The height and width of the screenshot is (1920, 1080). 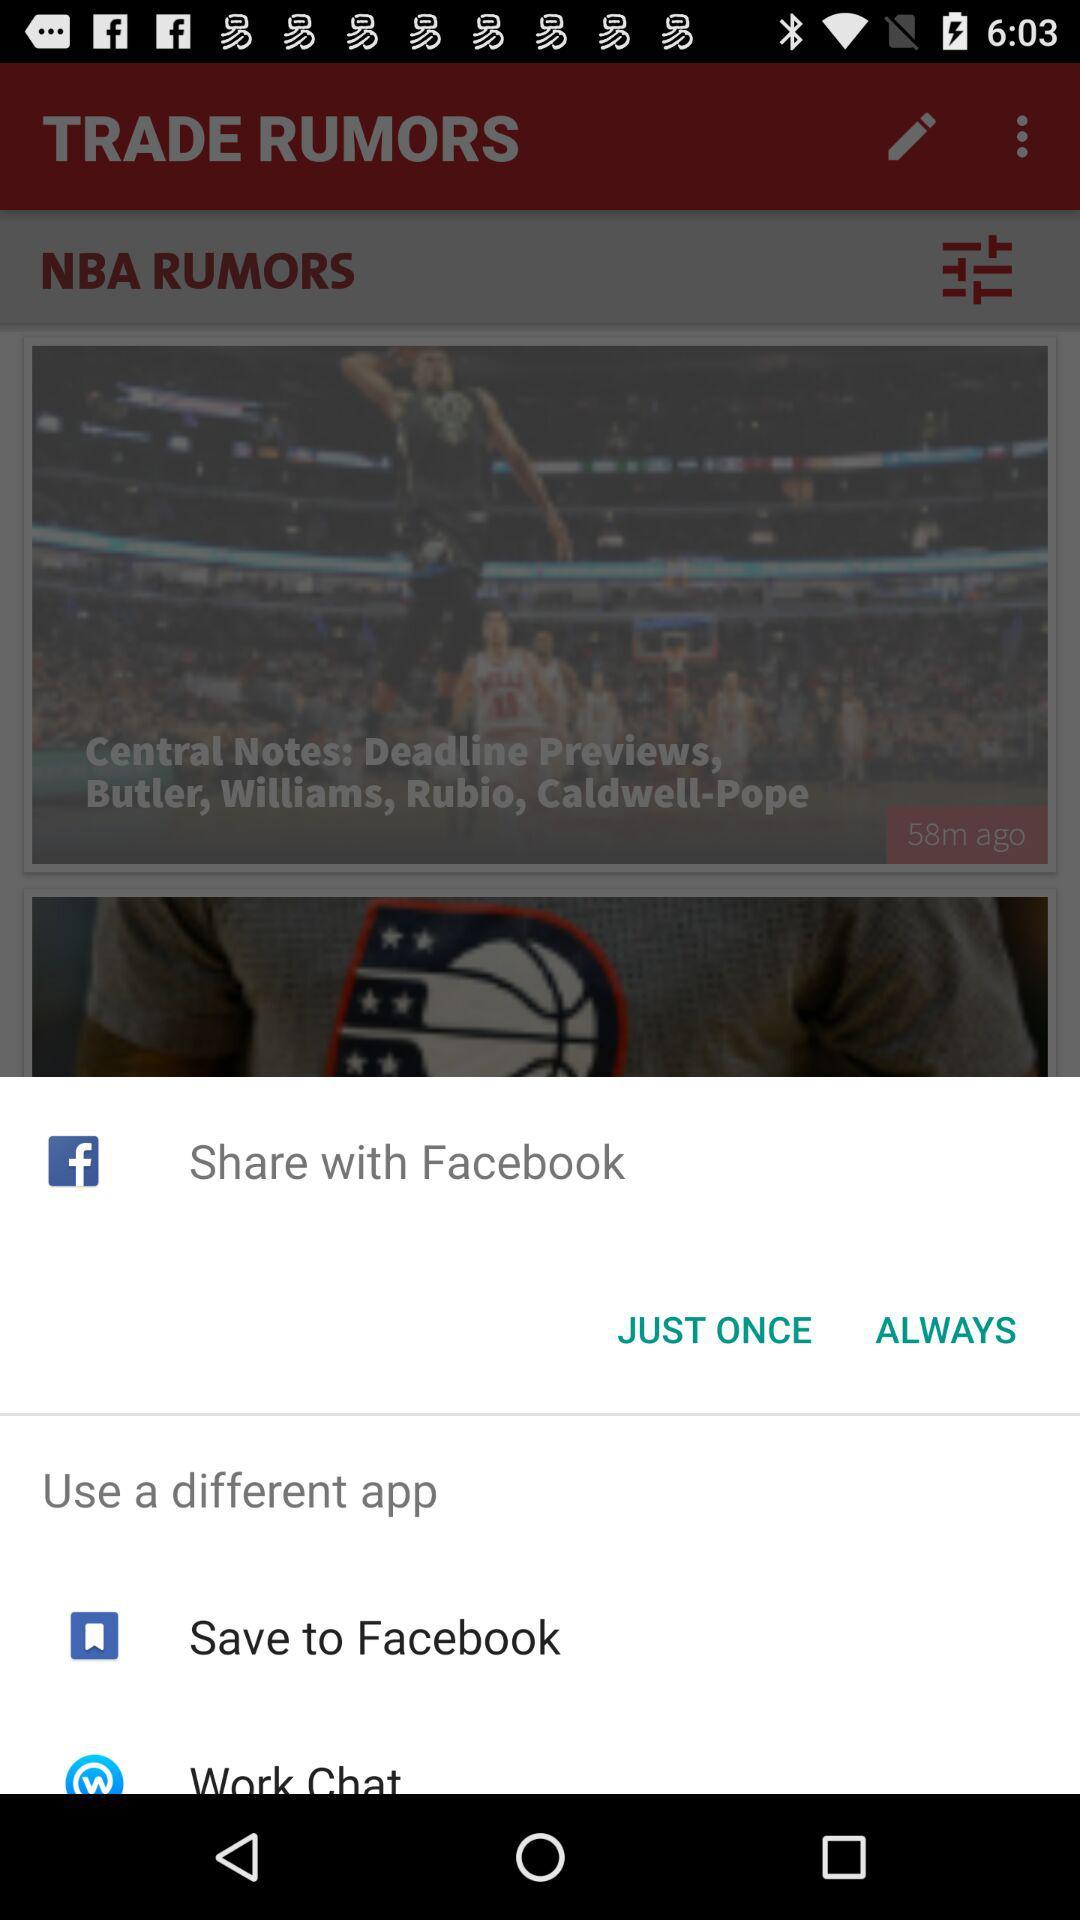 I want to click on always item, so click(x=945, y=1329).